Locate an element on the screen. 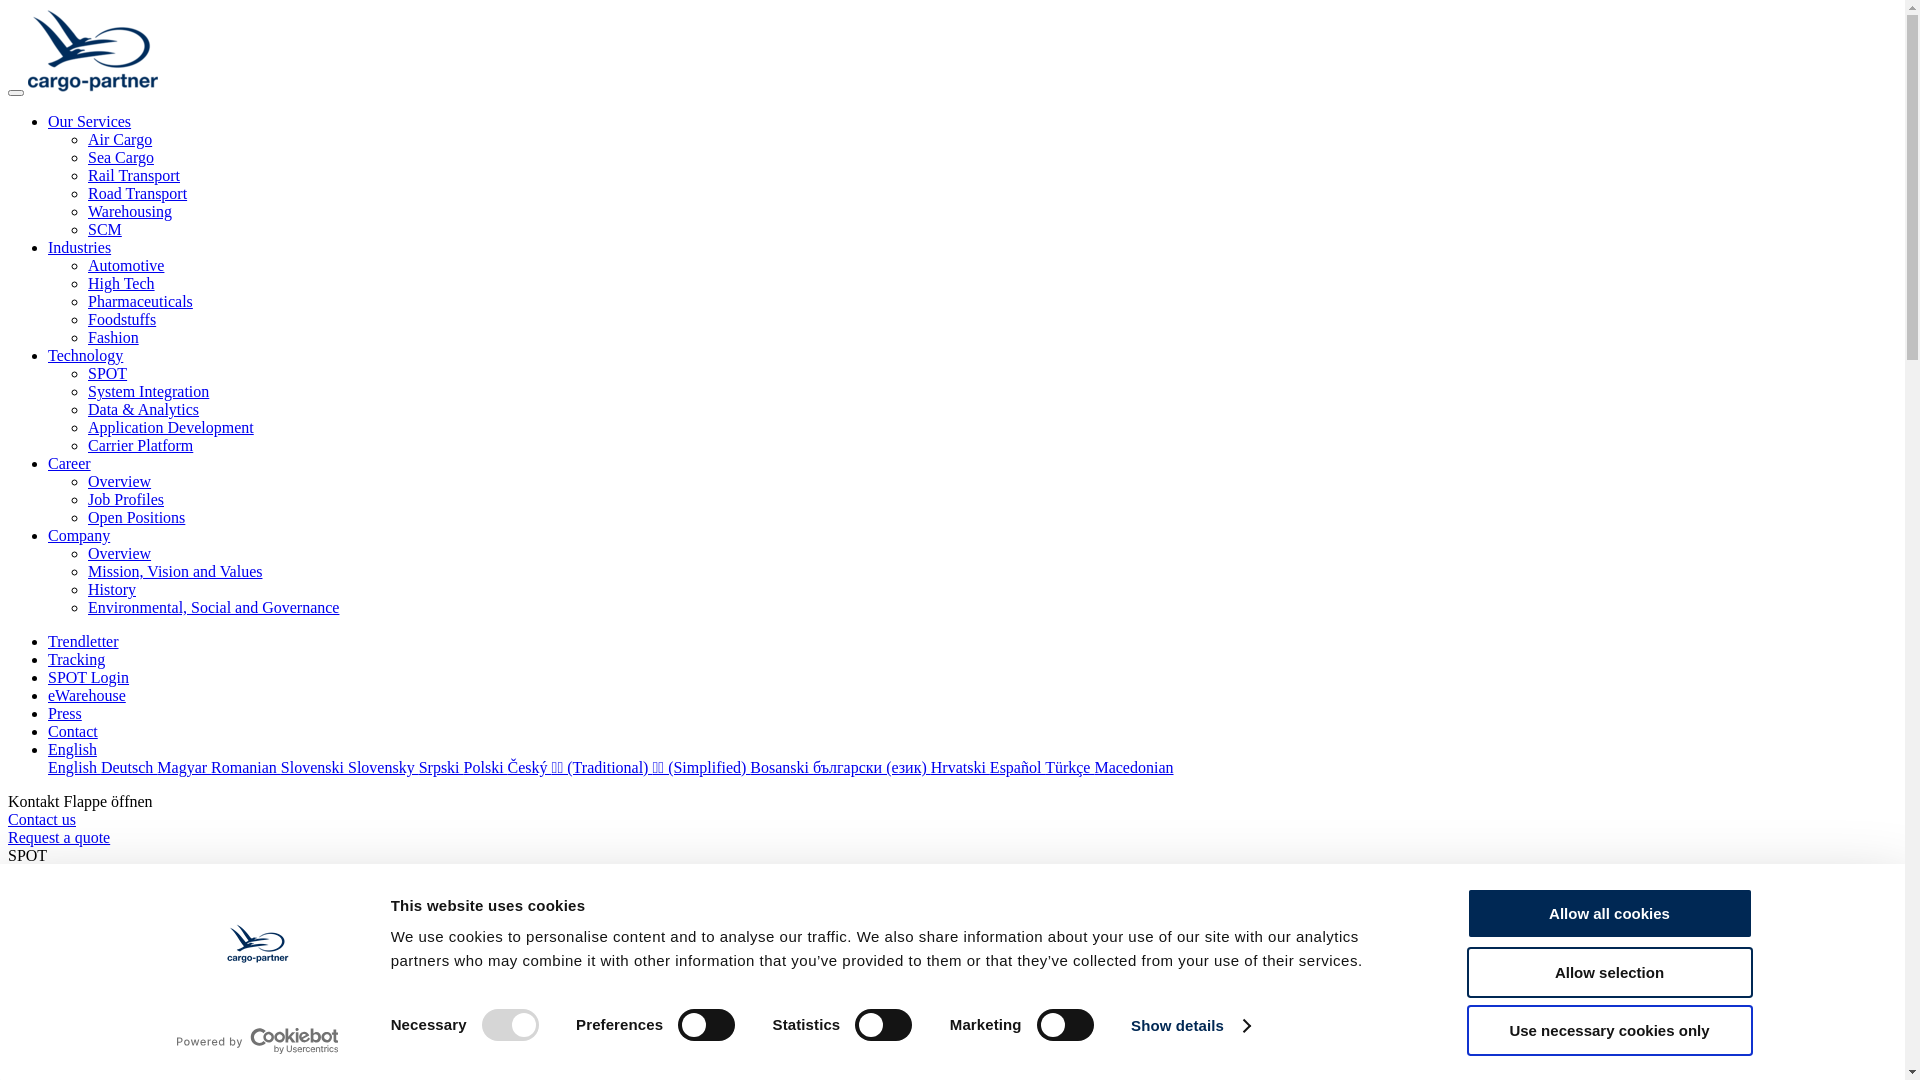 Image resolution: width=1920 pixels, height=1080 pixels. 'SPOT Login' is located at coordinates (87, 676).